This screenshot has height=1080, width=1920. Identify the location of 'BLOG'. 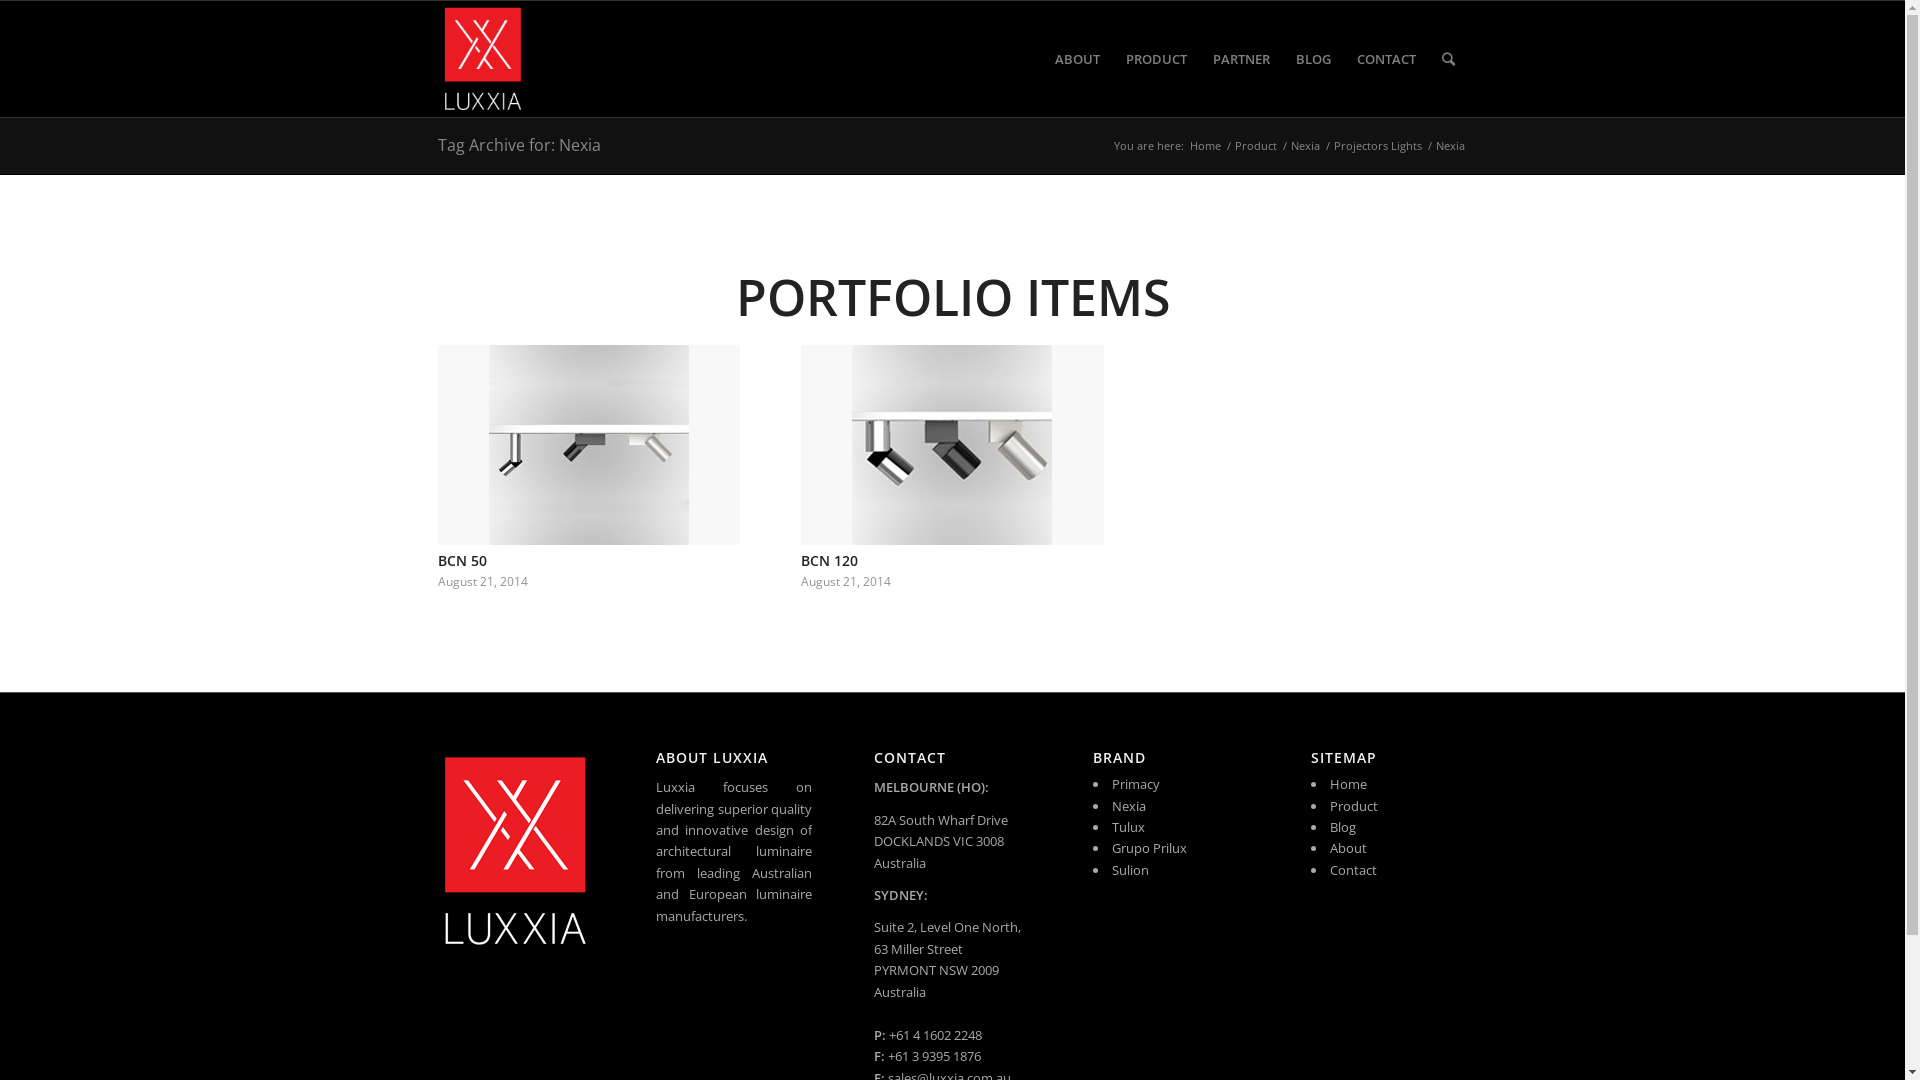
(1312, 57).